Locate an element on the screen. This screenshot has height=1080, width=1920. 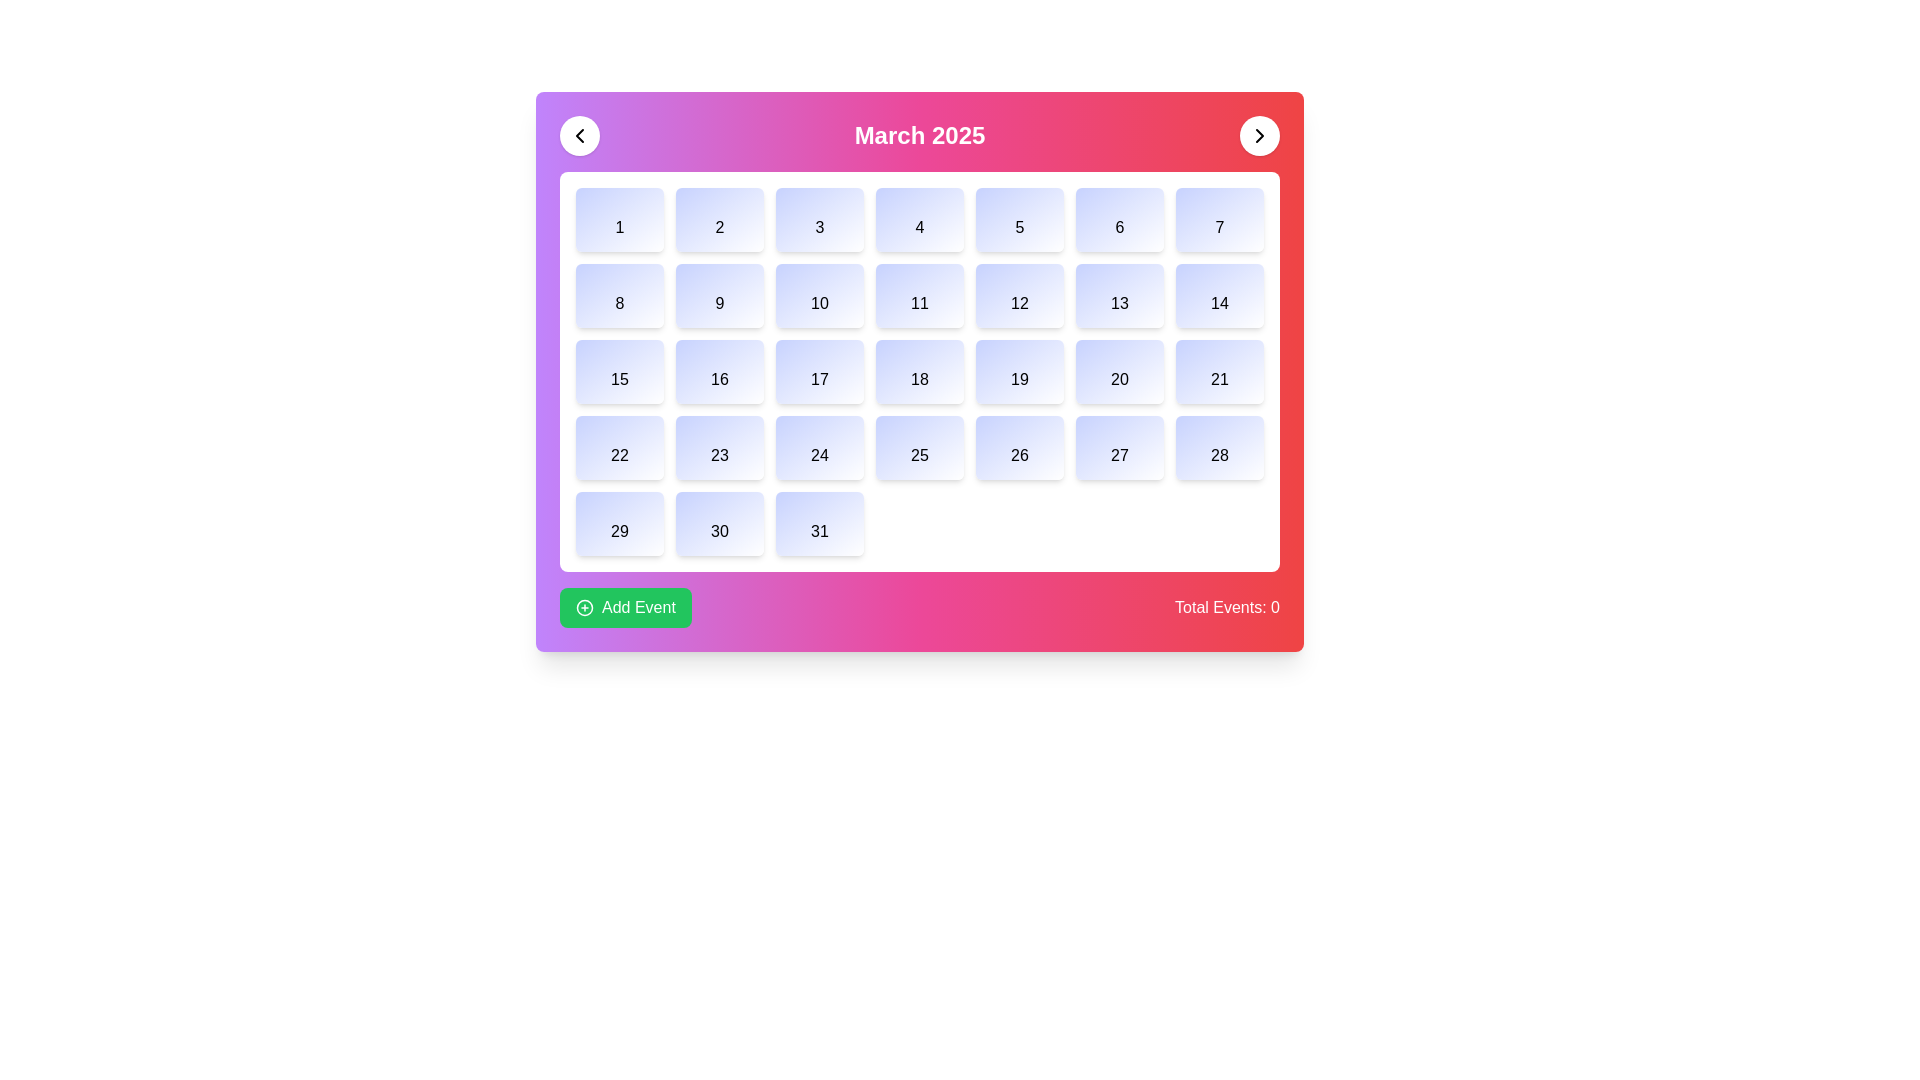
the Date representation cell displaying the number '27' in a grid layout under the header 'March 2025' is located at coordinates (1118, 446).